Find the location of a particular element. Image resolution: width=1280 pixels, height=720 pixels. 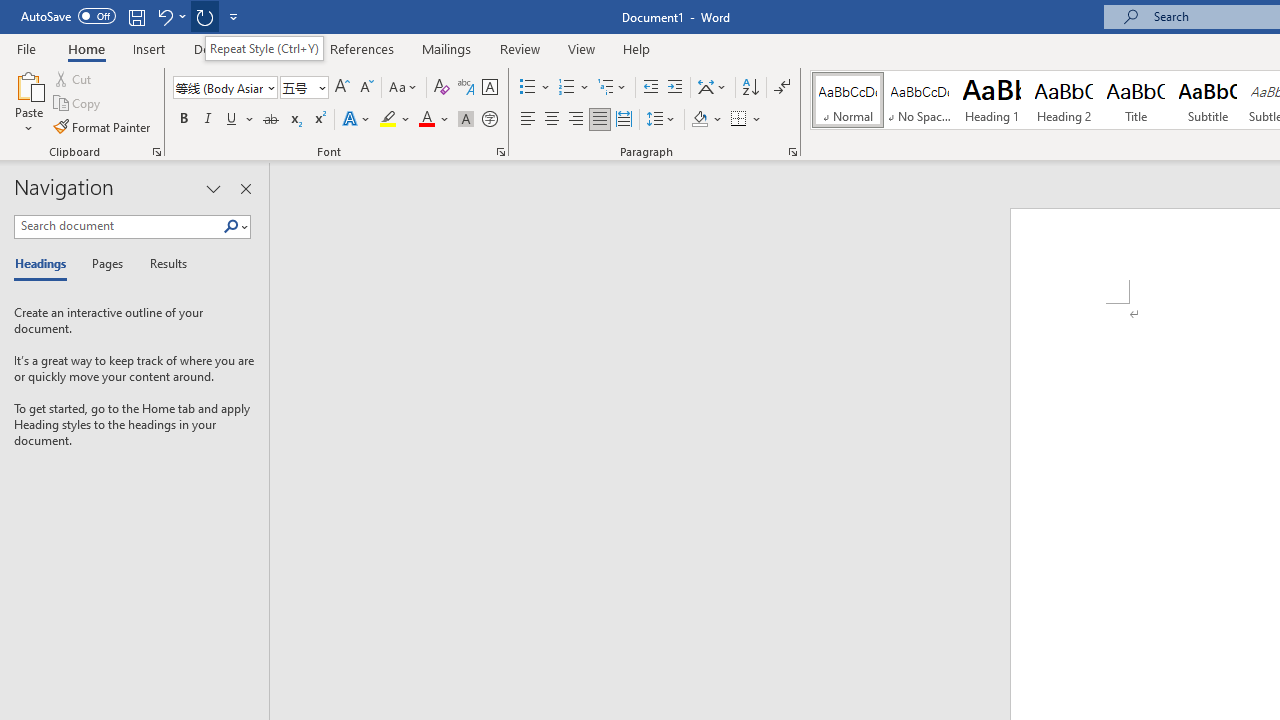

'Decrease Indent' is located at coordinates (650, 86).